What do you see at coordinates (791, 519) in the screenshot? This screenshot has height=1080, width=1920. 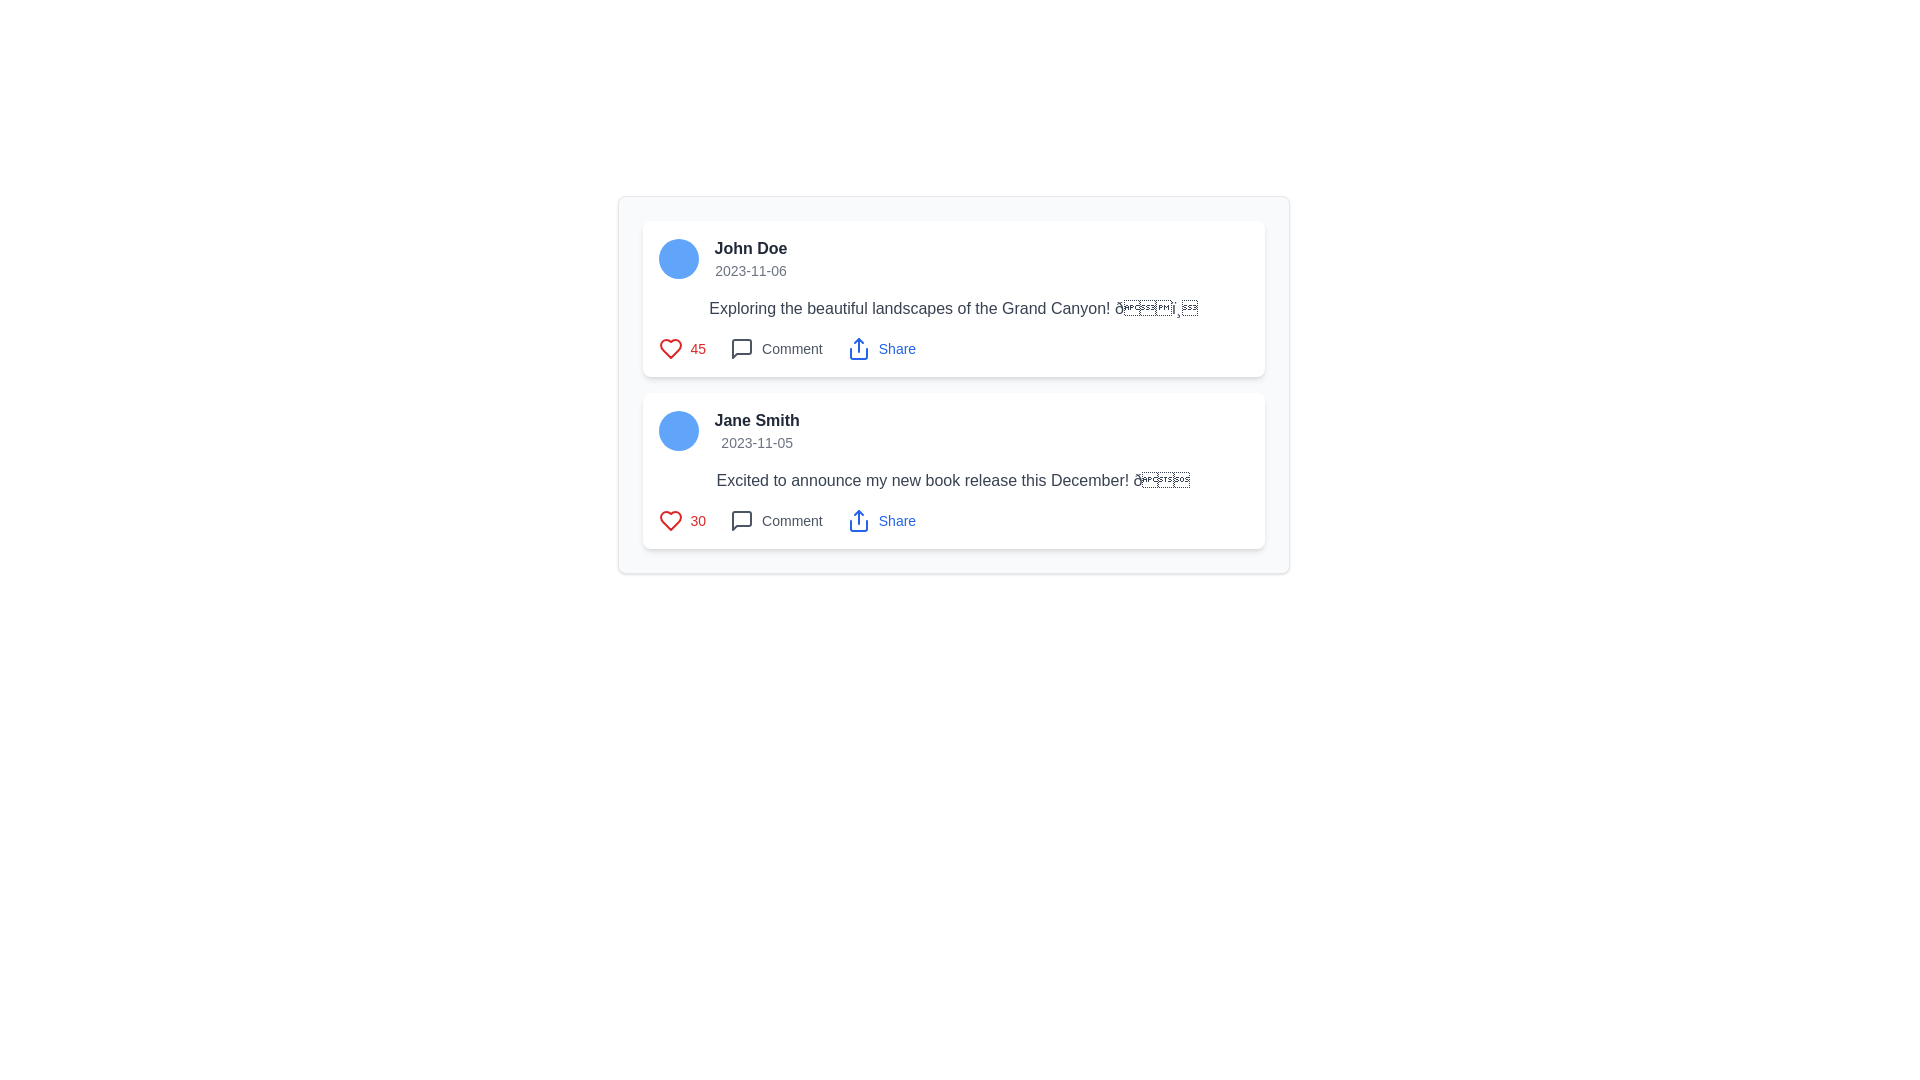 I see `the 'Comment' label, which is styled in medium-light gray and is positioned below the post description next to a speech bubble icon` at bounding box center [791, 519].